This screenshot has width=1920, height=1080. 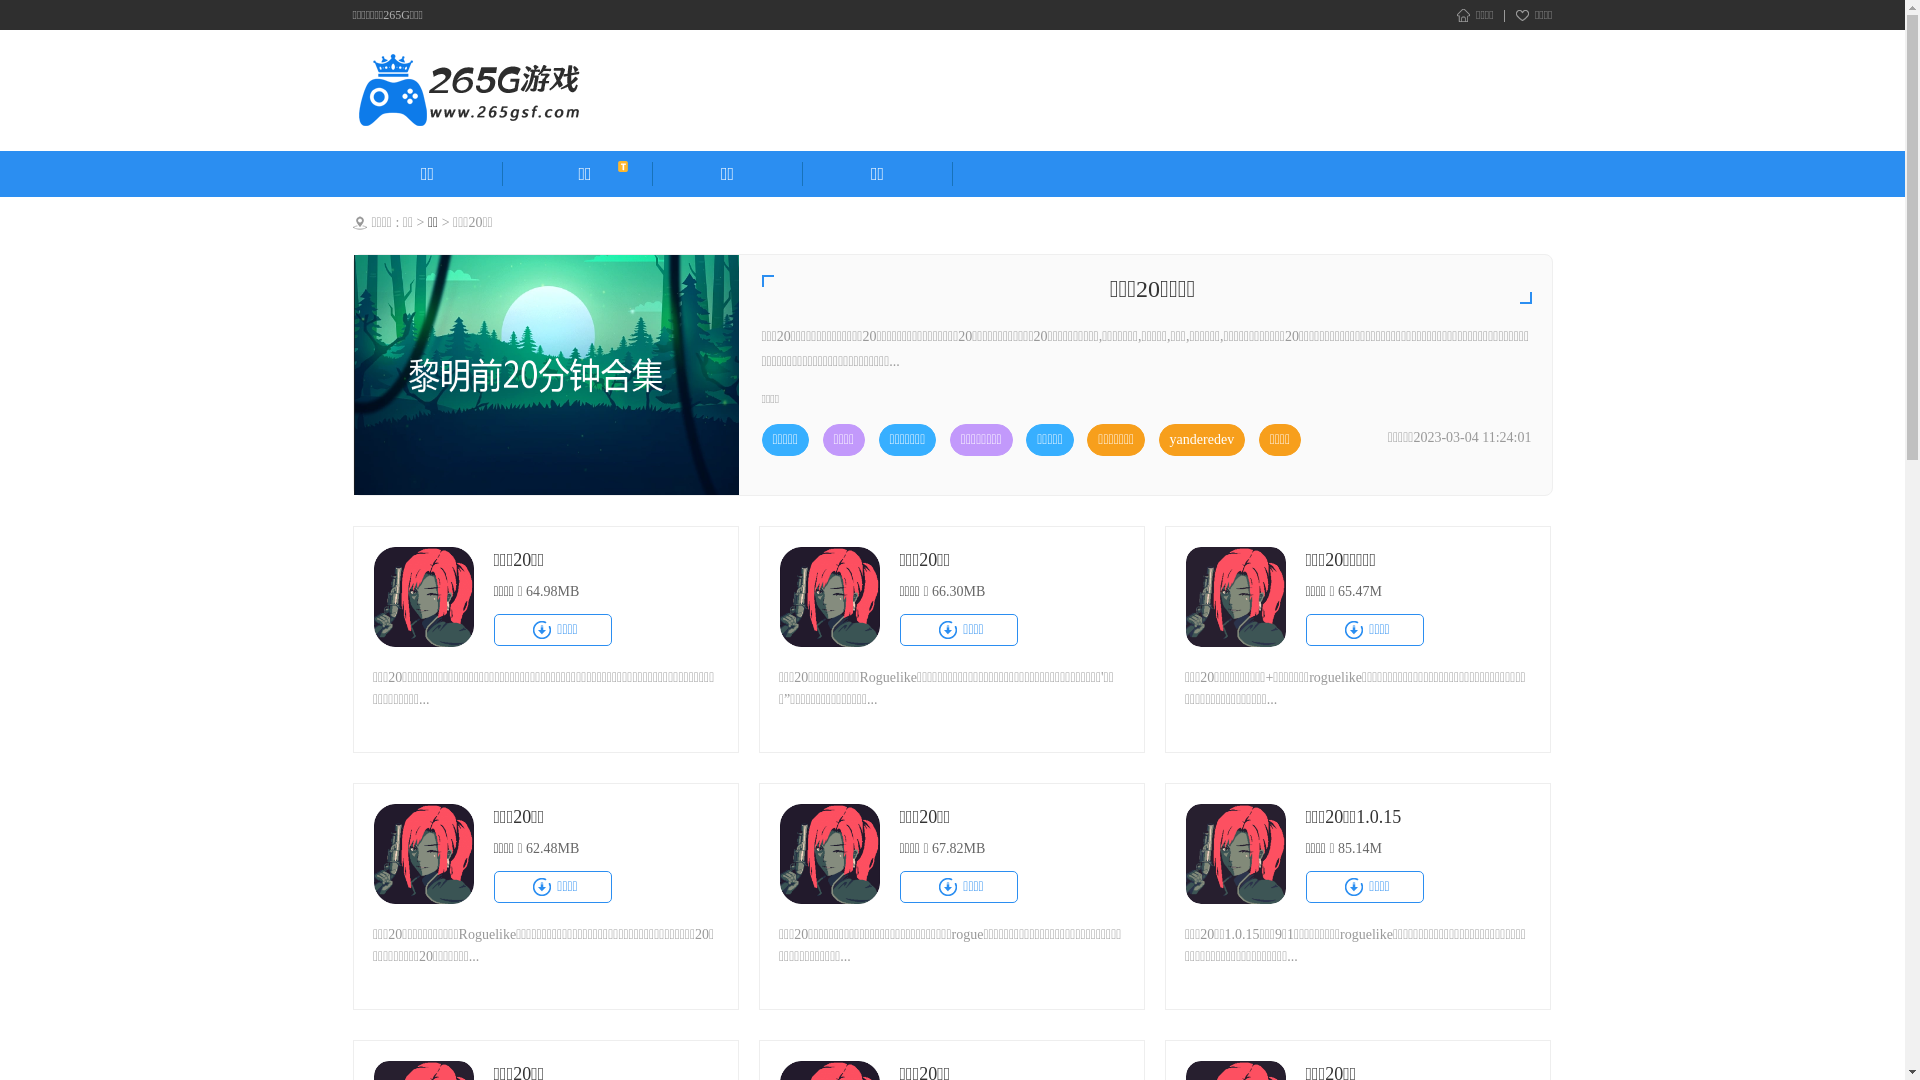 I want to click on 'yanderedev', so click(x=1201, y=438).